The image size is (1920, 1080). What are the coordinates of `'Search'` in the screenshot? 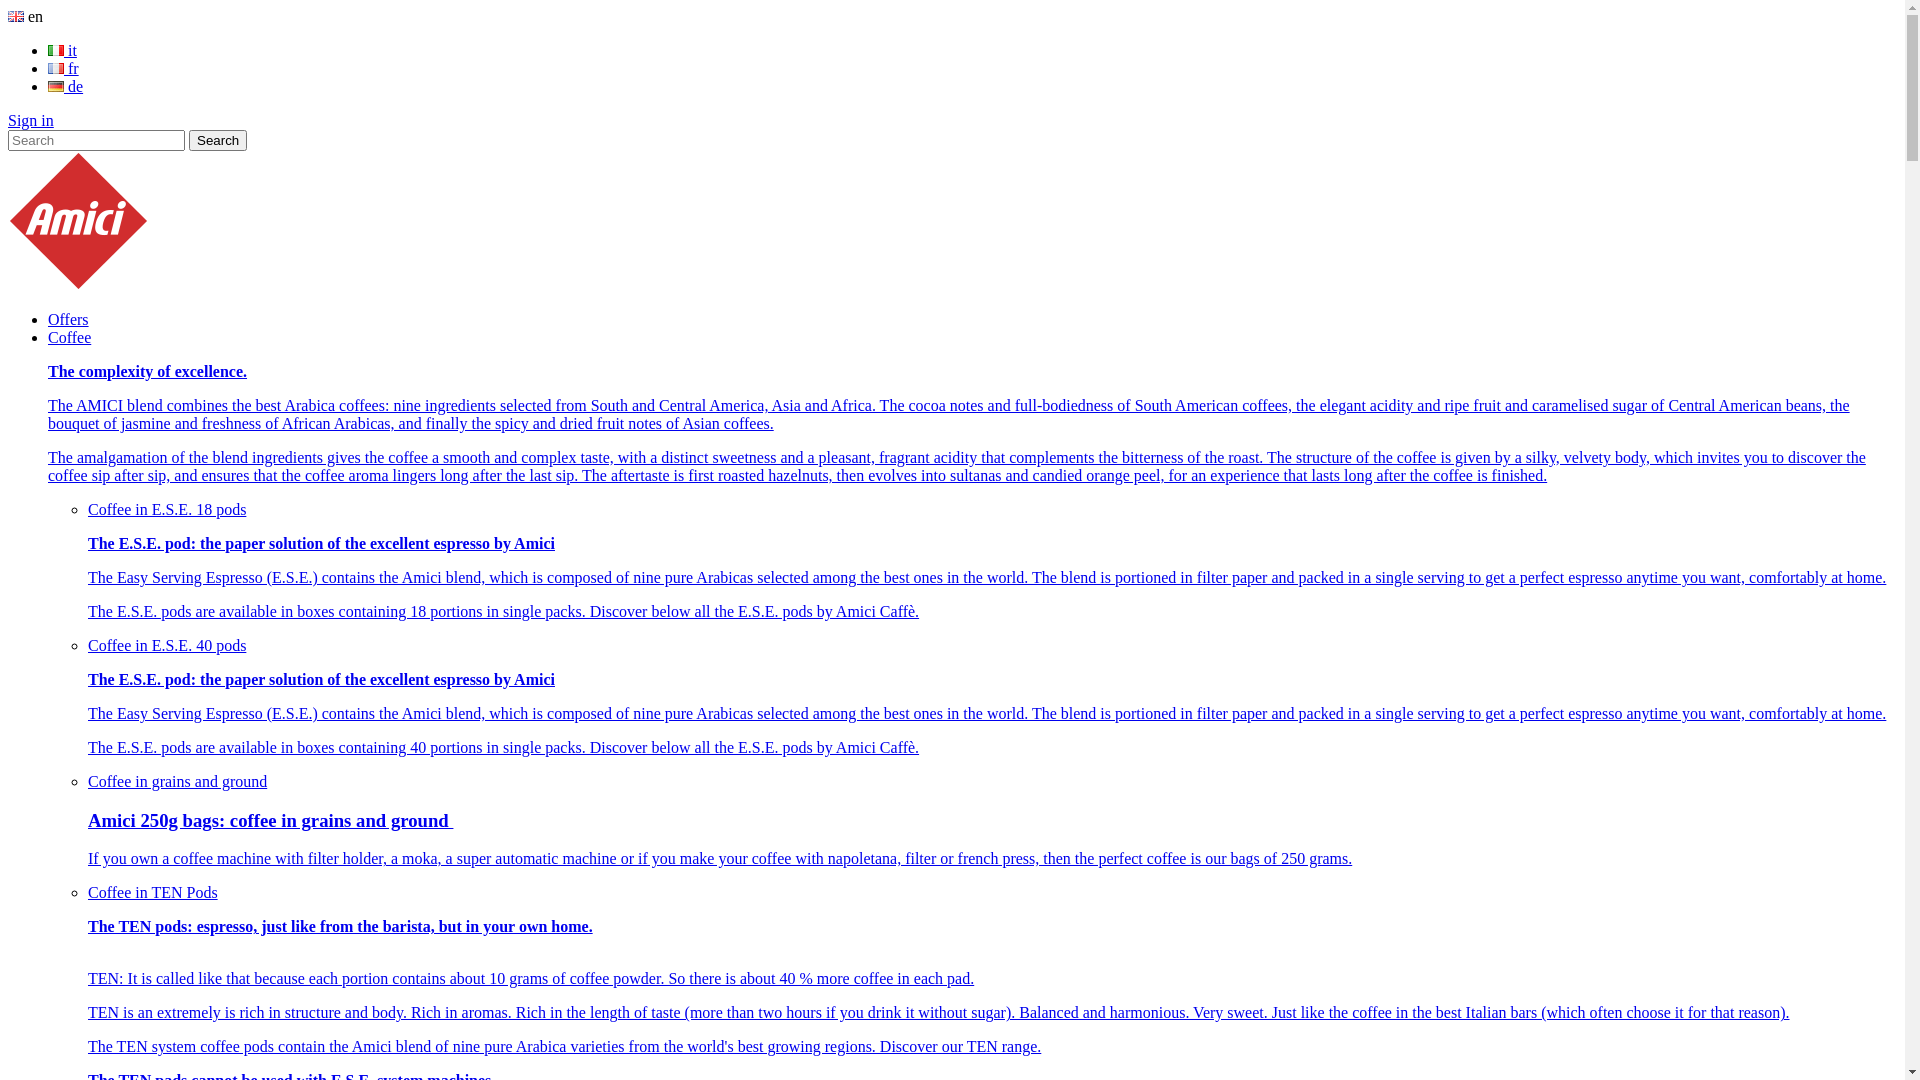 It's located at (217, 139).